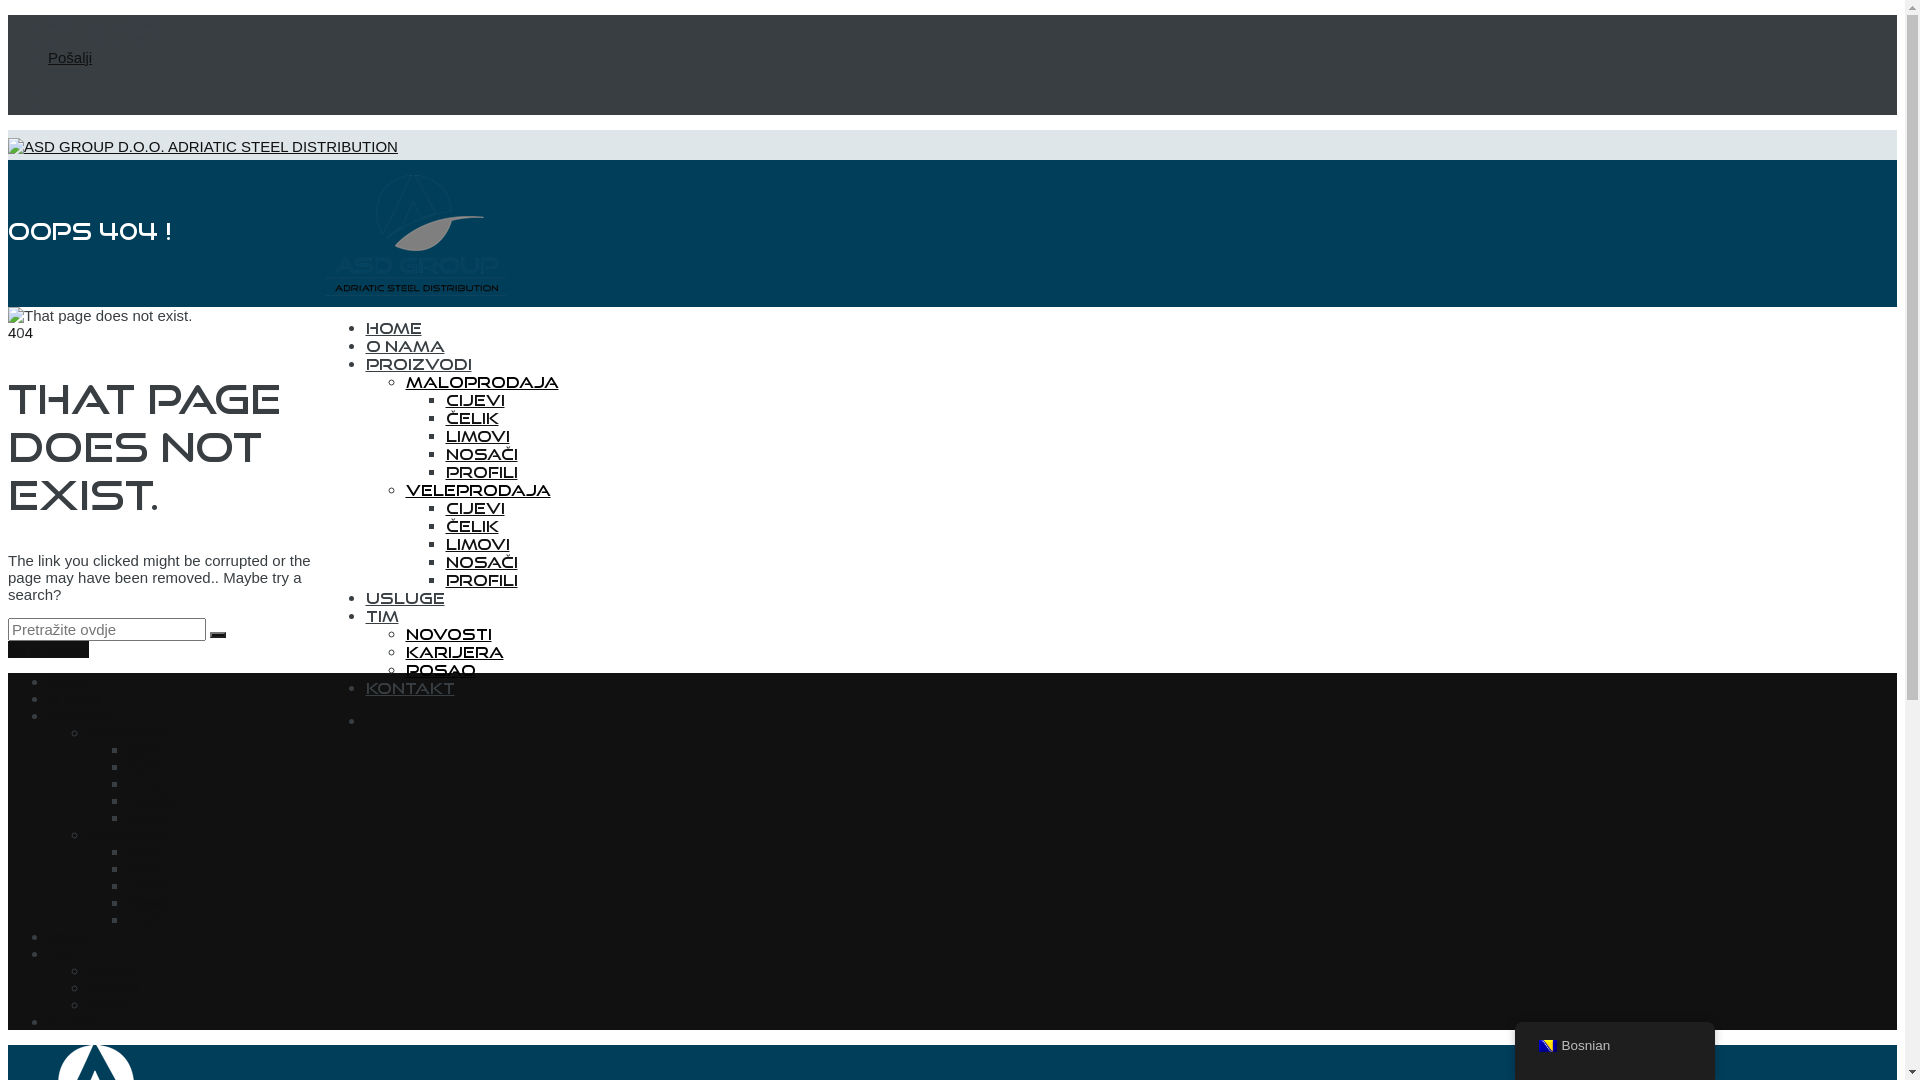 This screenshot has width=1920, height=1080. I want to click on 'Proizvodi', so click(78, 714).